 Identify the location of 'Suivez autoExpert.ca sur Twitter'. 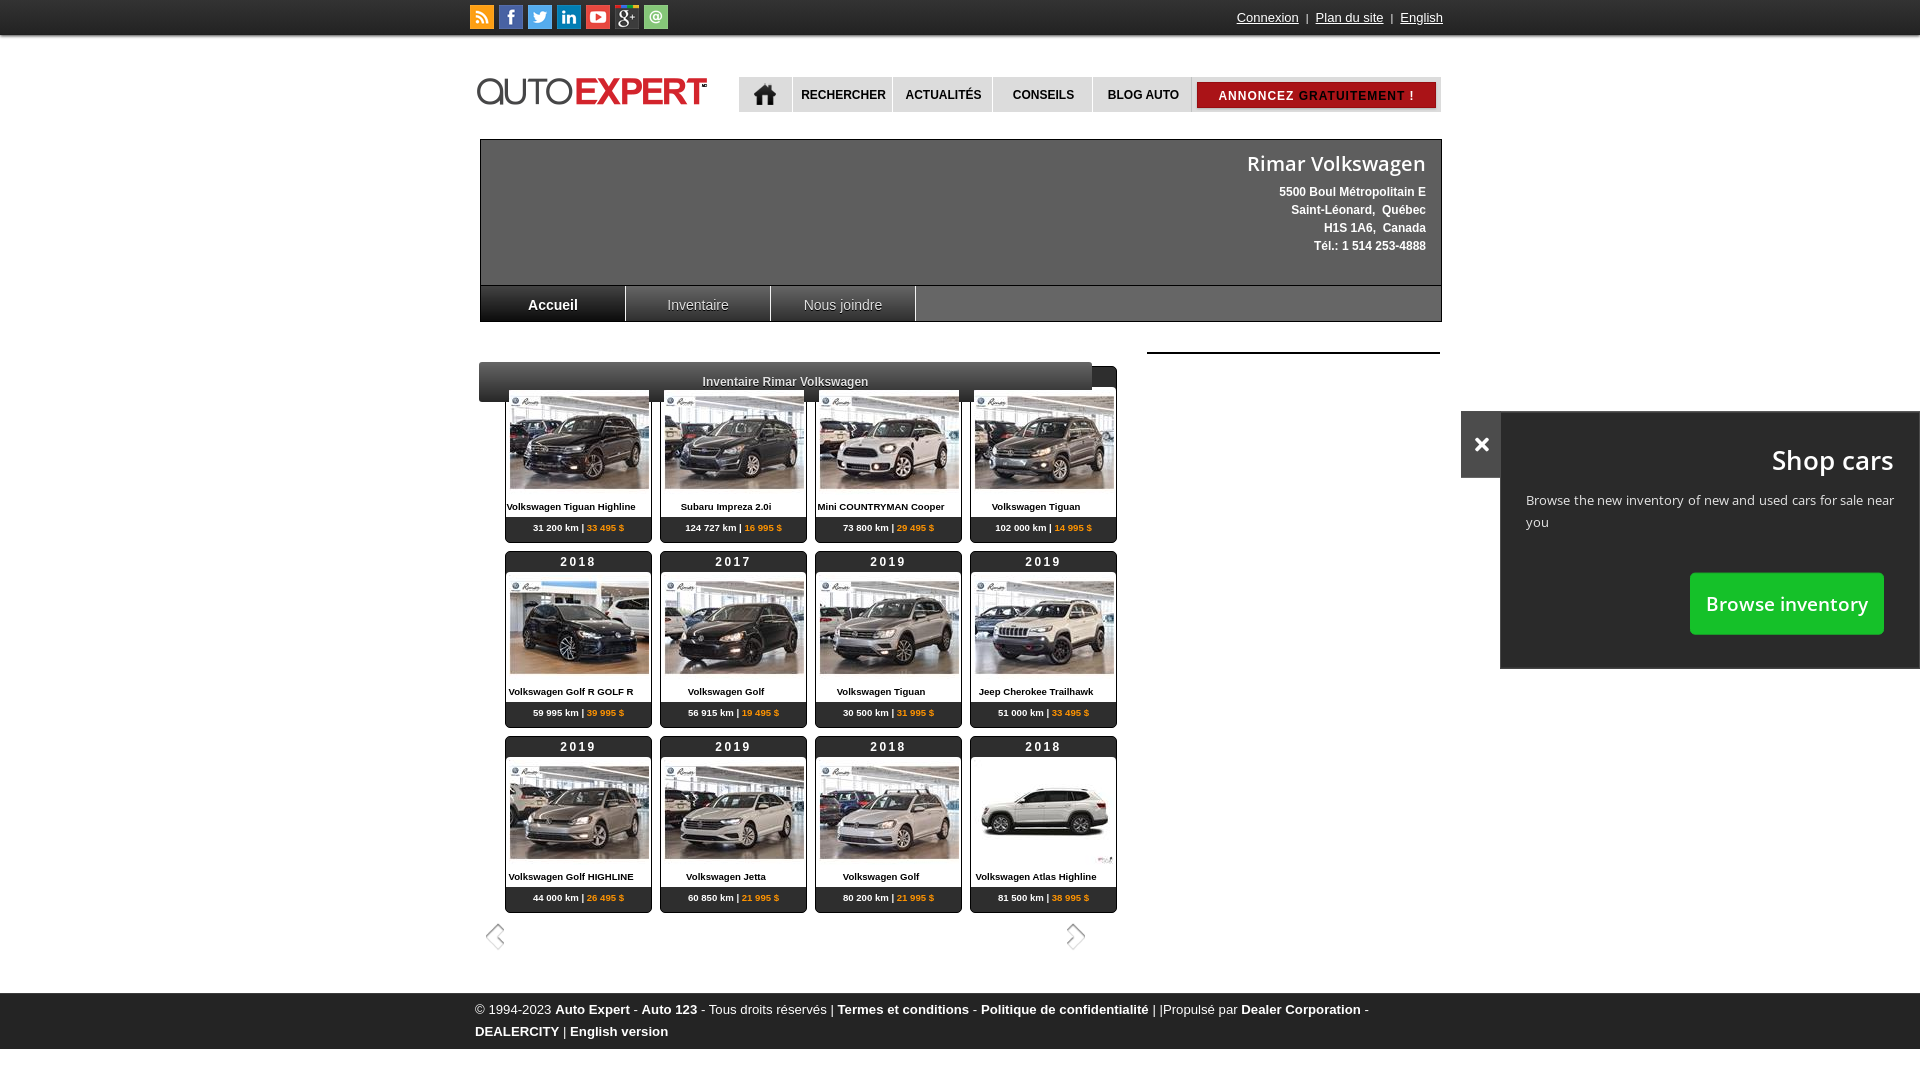
(539, 24).